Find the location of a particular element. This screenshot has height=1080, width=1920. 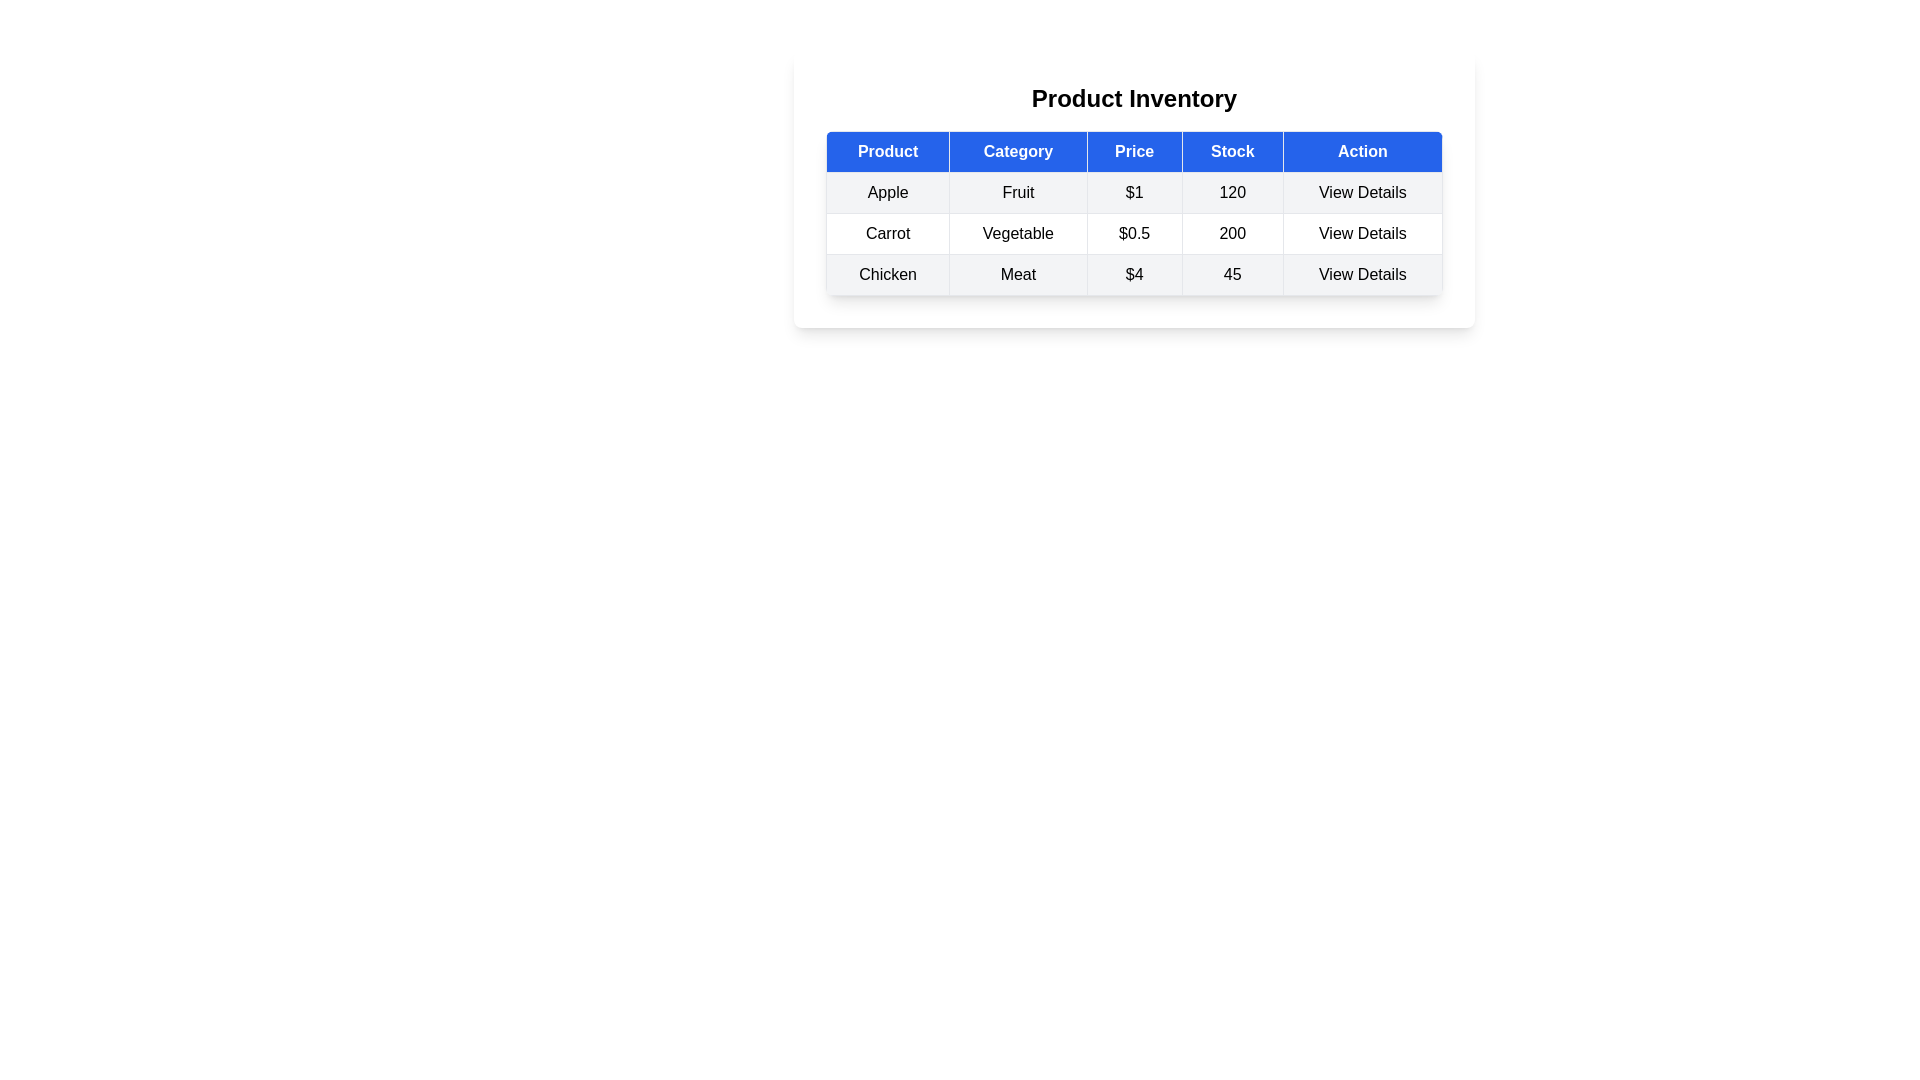

the column header Product to inspect it is located at coordinates (887, 150).